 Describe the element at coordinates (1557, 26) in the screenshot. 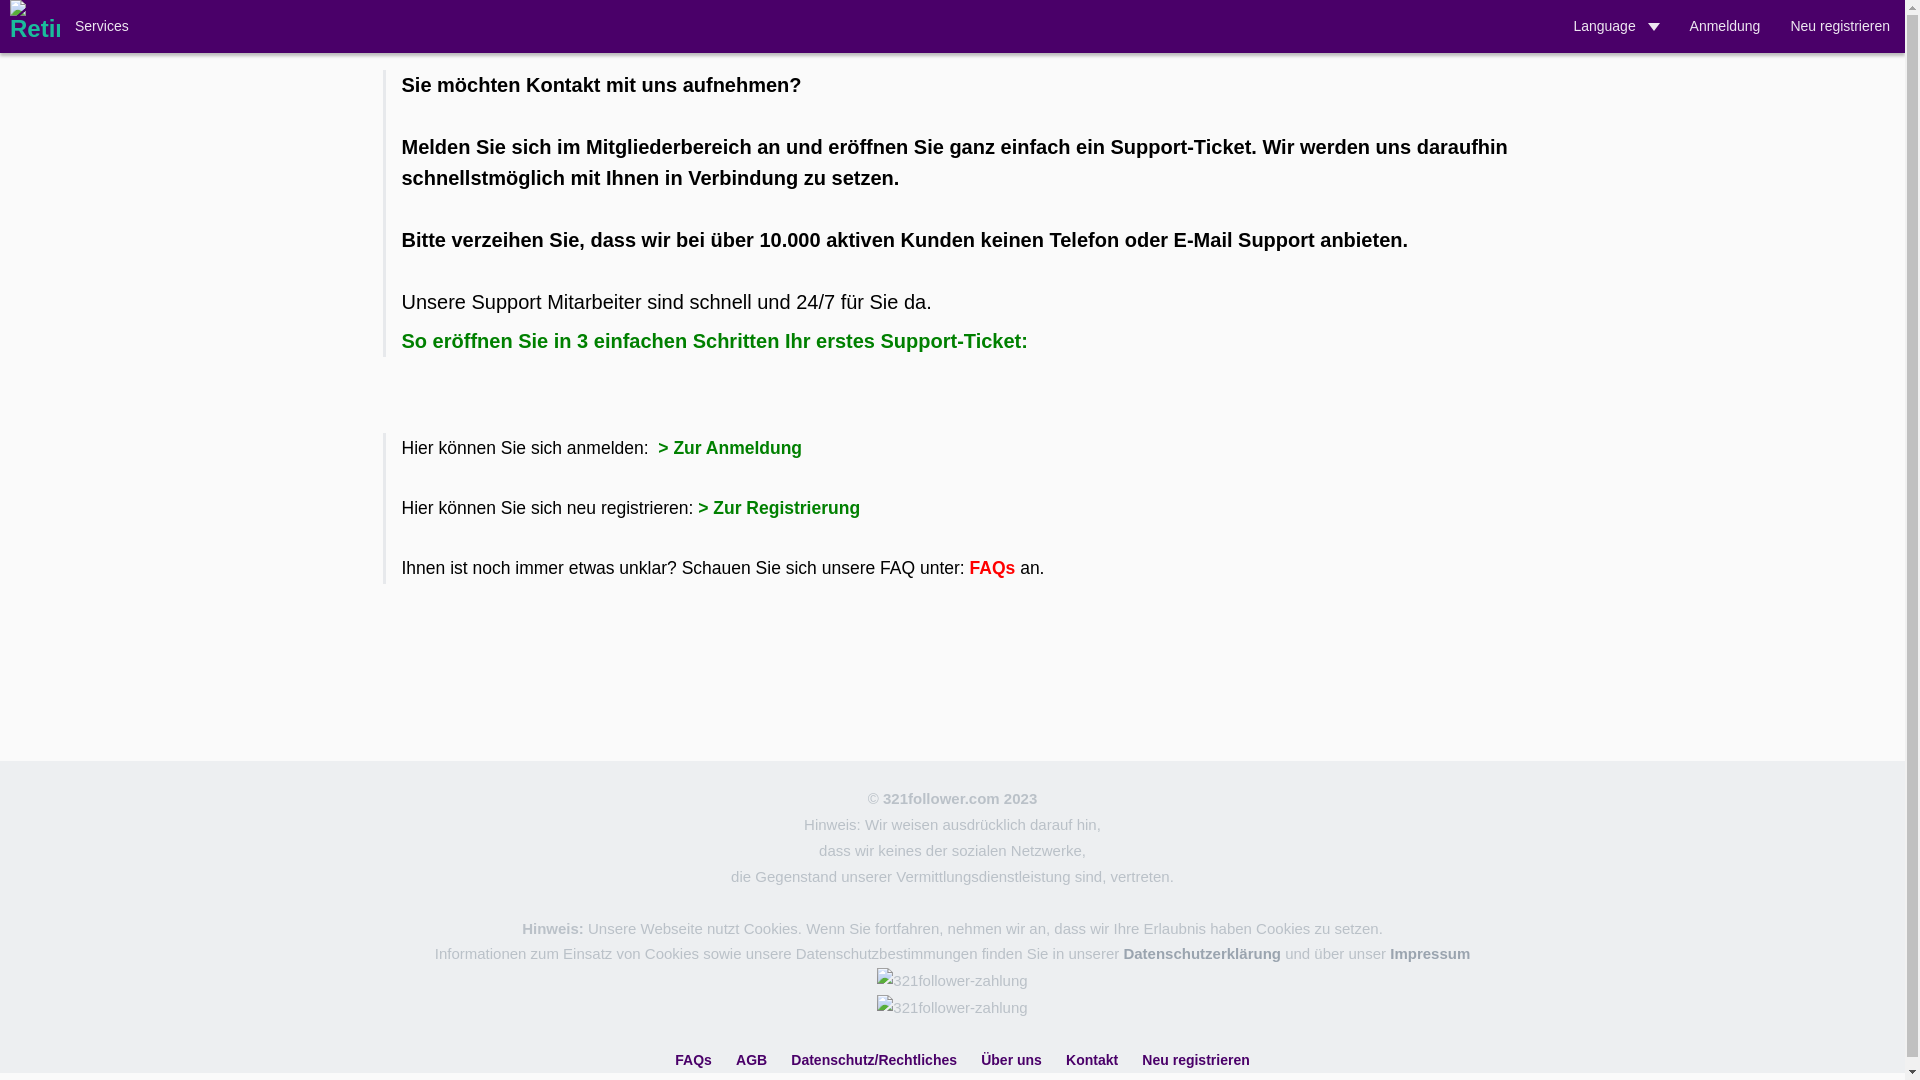

I see `'Language'` at that location.